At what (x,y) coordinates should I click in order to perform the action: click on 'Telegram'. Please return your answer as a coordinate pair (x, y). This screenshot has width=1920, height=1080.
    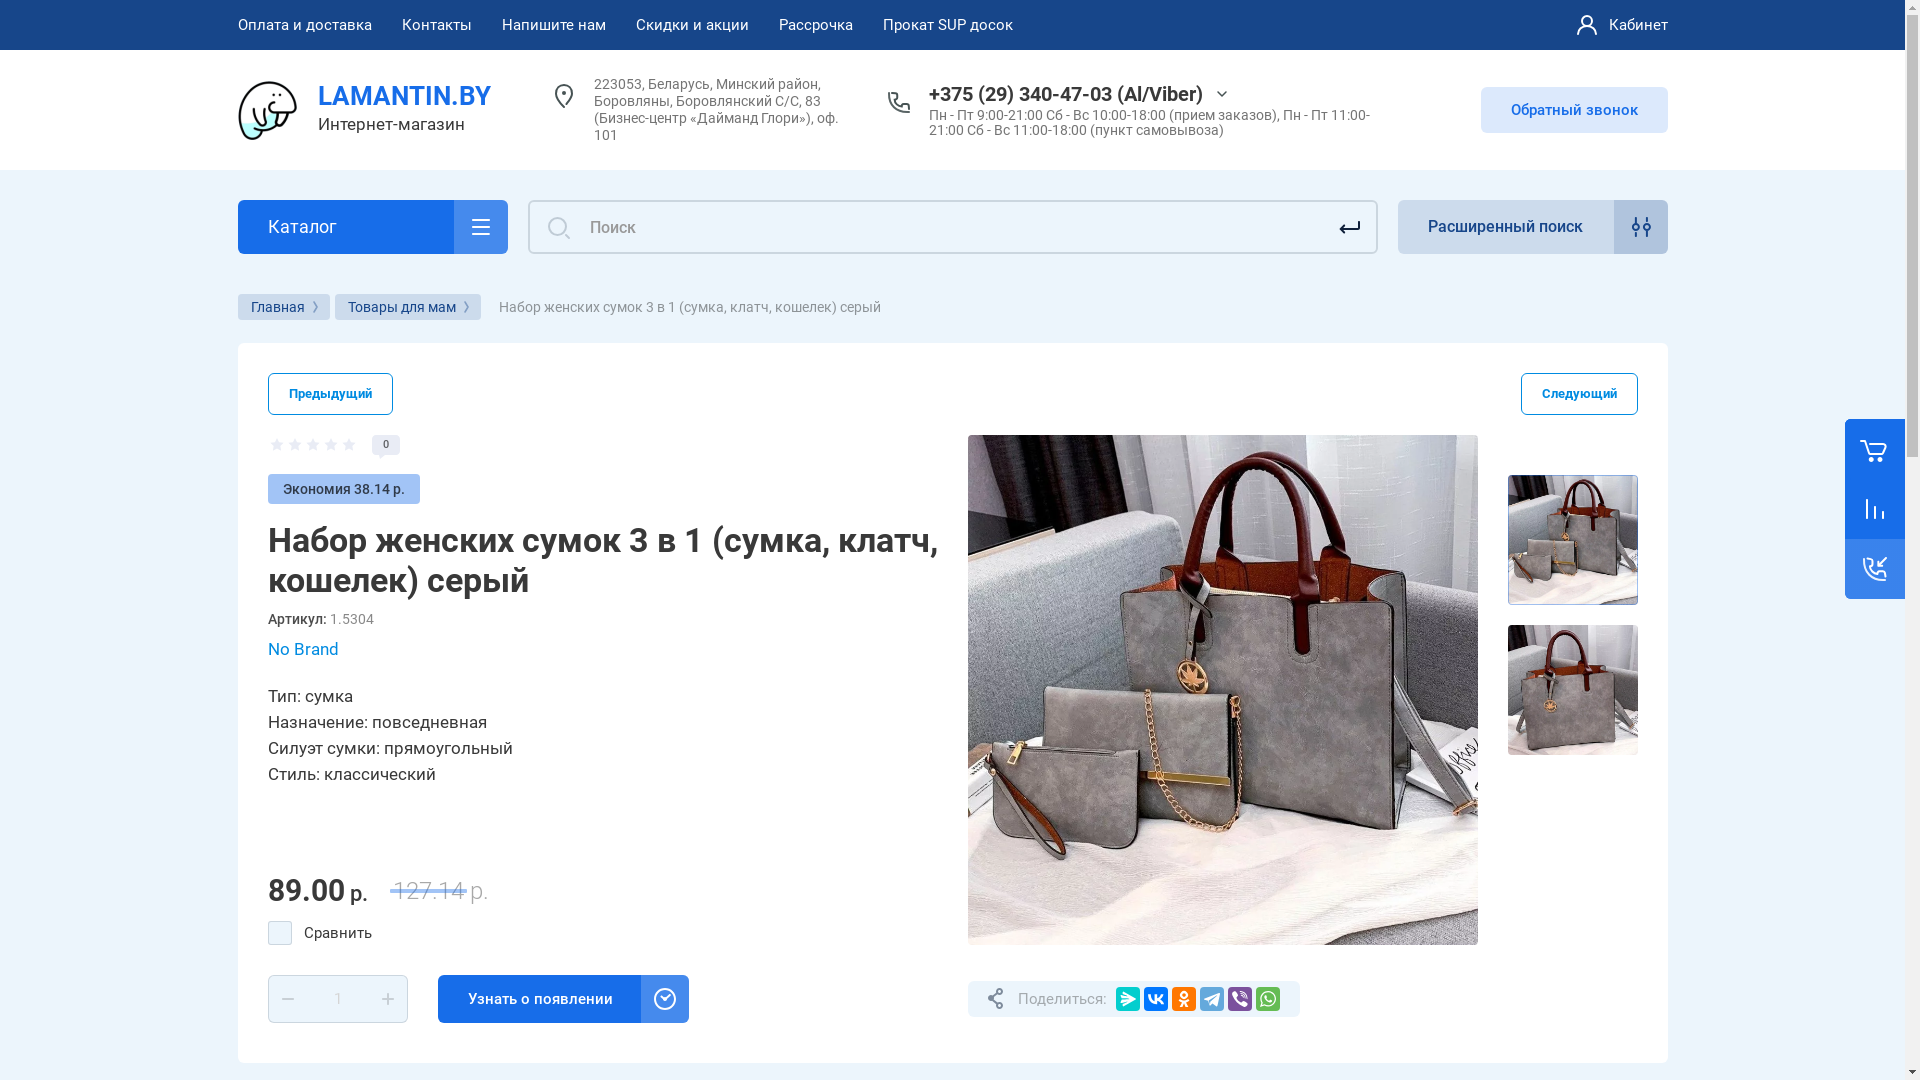
    Looking at the image, I should click on (1210, 999).